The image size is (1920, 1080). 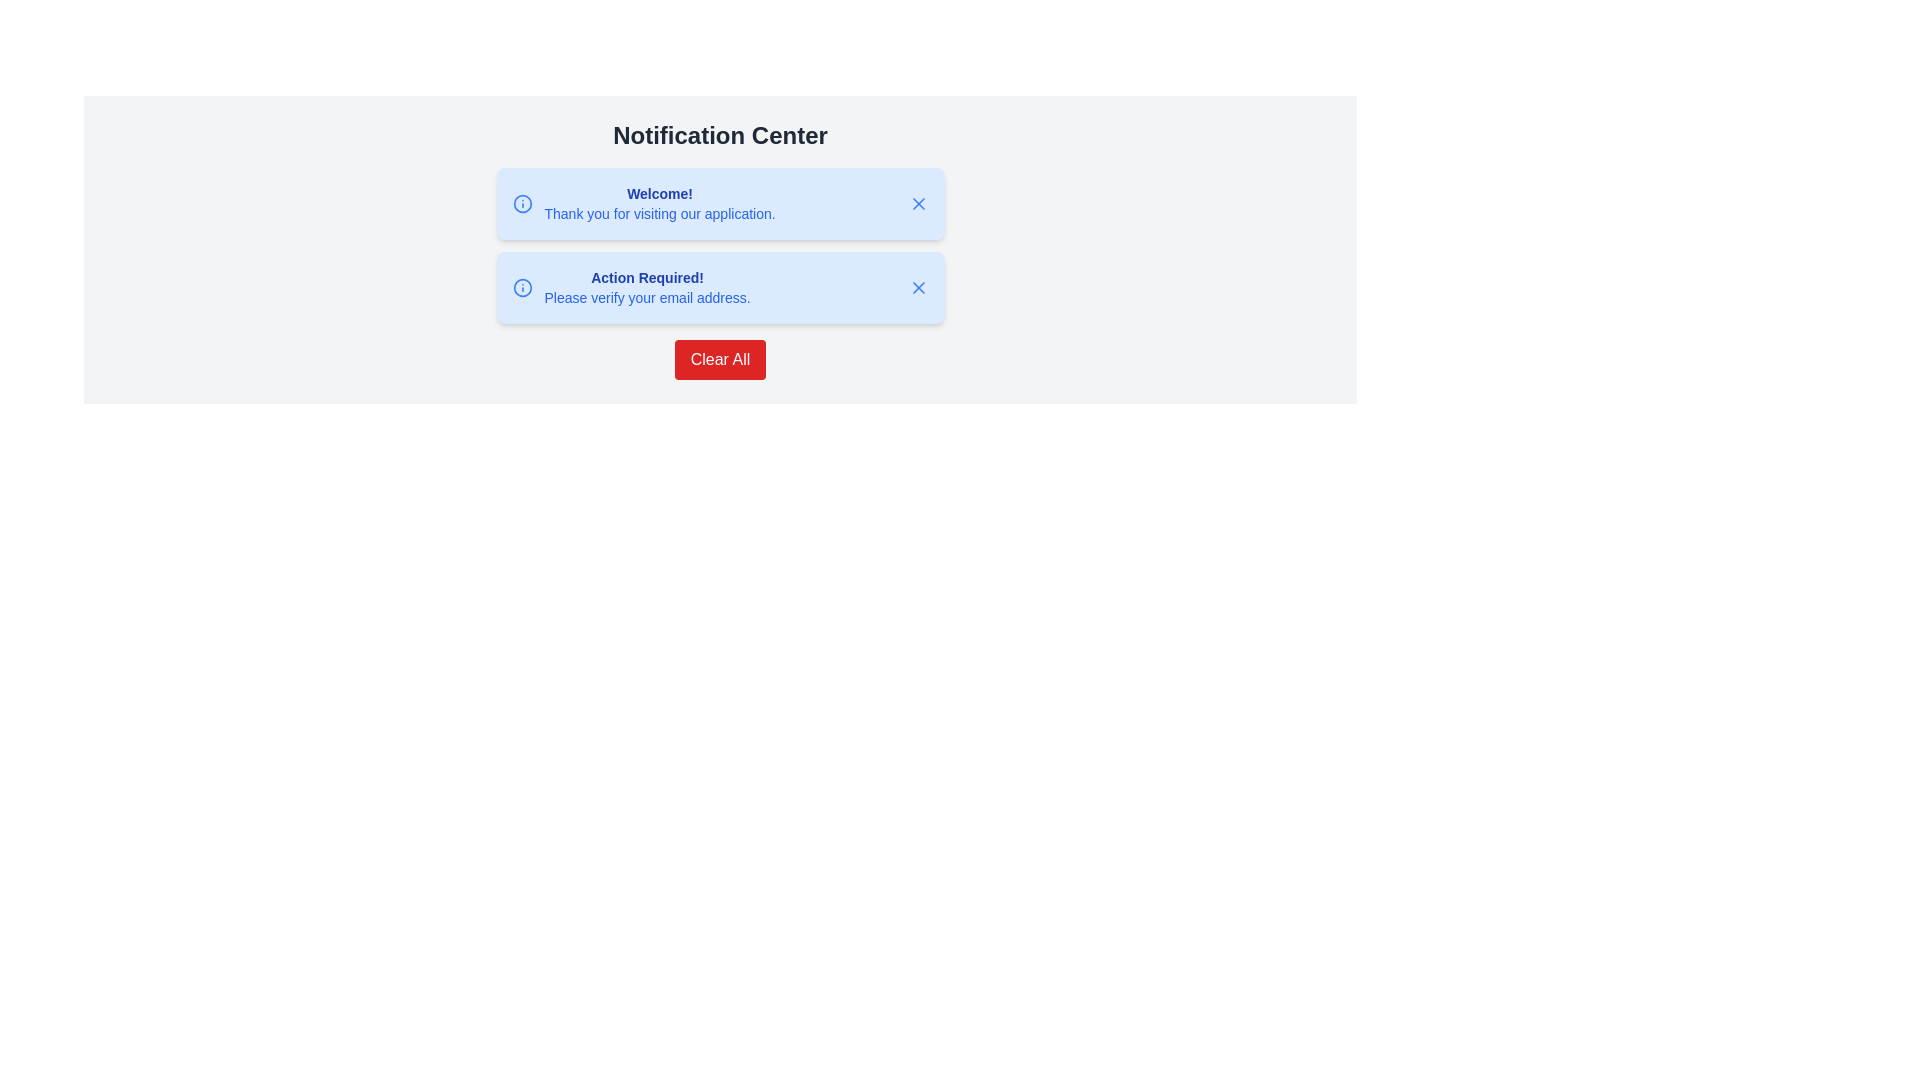 What do you see at coordinates (647, 277) in the screenshot?
I see `the static text label 'Action Required!' which is styled with a bold blue font and is located in the second notification card under 'Notification Center'` at bounding box center [647, 277].